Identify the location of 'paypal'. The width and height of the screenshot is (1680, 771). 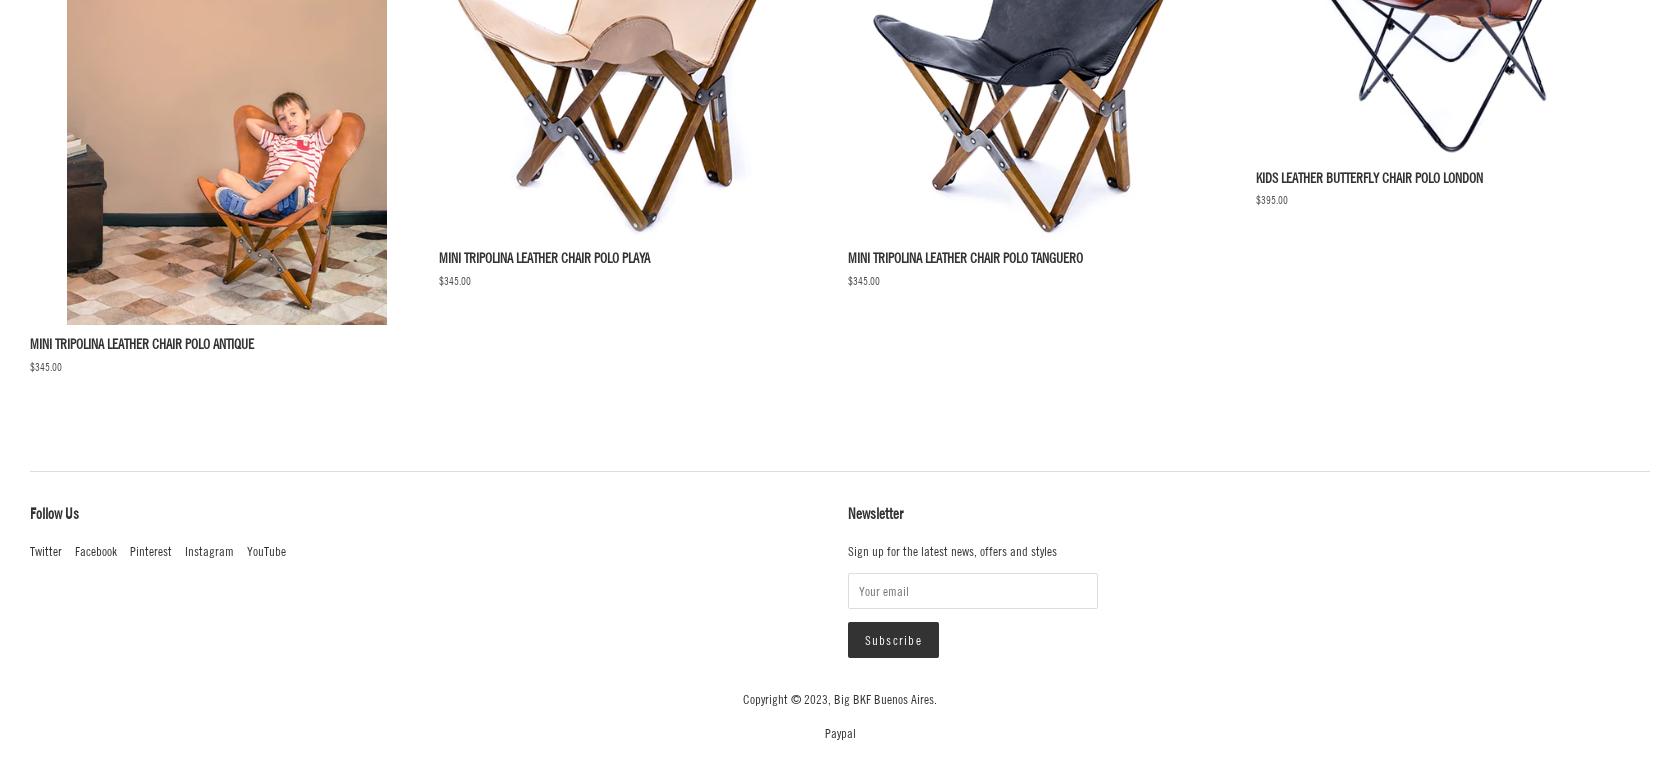
(824, 732).